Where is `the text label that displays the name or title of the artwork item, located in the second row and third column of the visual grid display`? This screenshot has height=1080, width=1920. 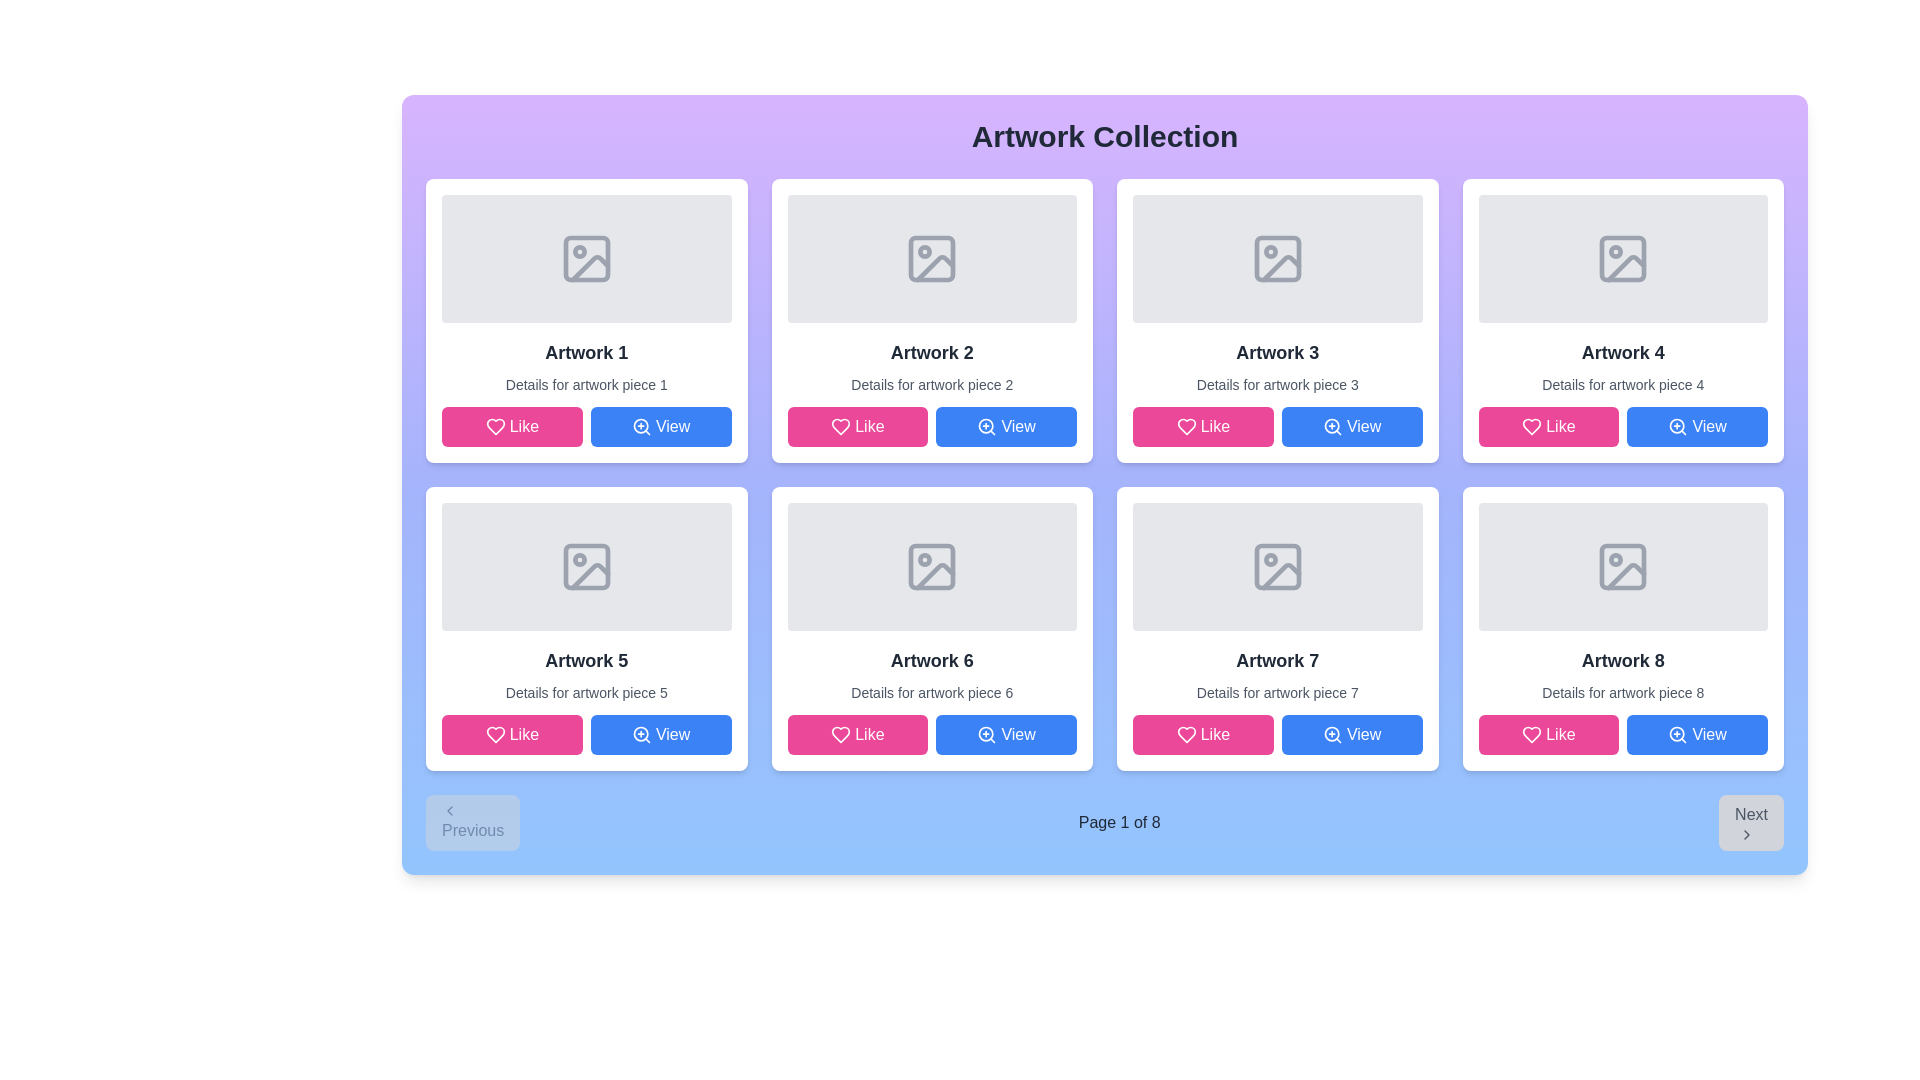 the text label that displays the name or title of the artwork item, located in the second row and third column of the visual grid display is located at coordinates (931, 660).